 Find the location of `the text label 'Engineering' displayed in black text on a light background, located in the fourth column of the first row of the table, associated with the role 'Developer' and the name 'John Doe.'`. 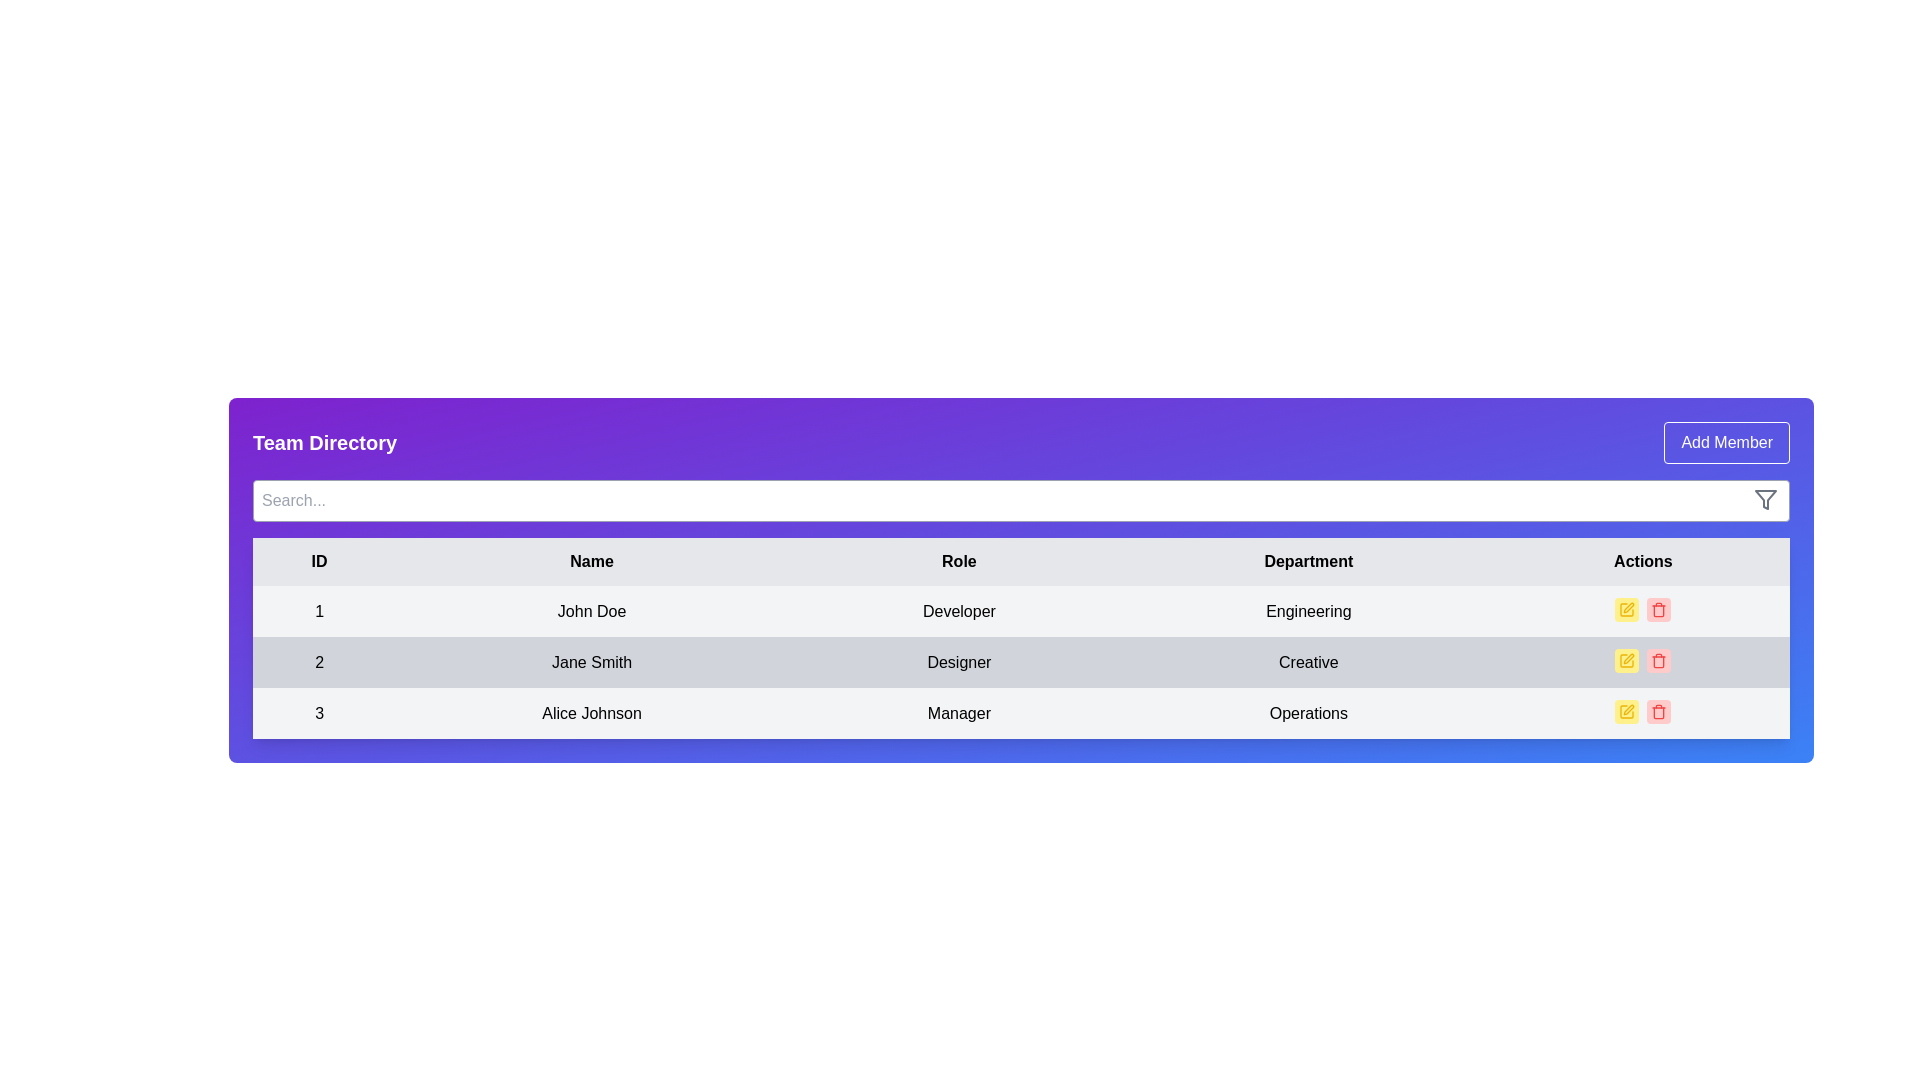

the text label 'Engineering' displayed in black text on a light background, located in the fourth column of the first row of the table, associated with the role 'Developer' and the name 'John Doe.' is located at coordinates (1308, 610).